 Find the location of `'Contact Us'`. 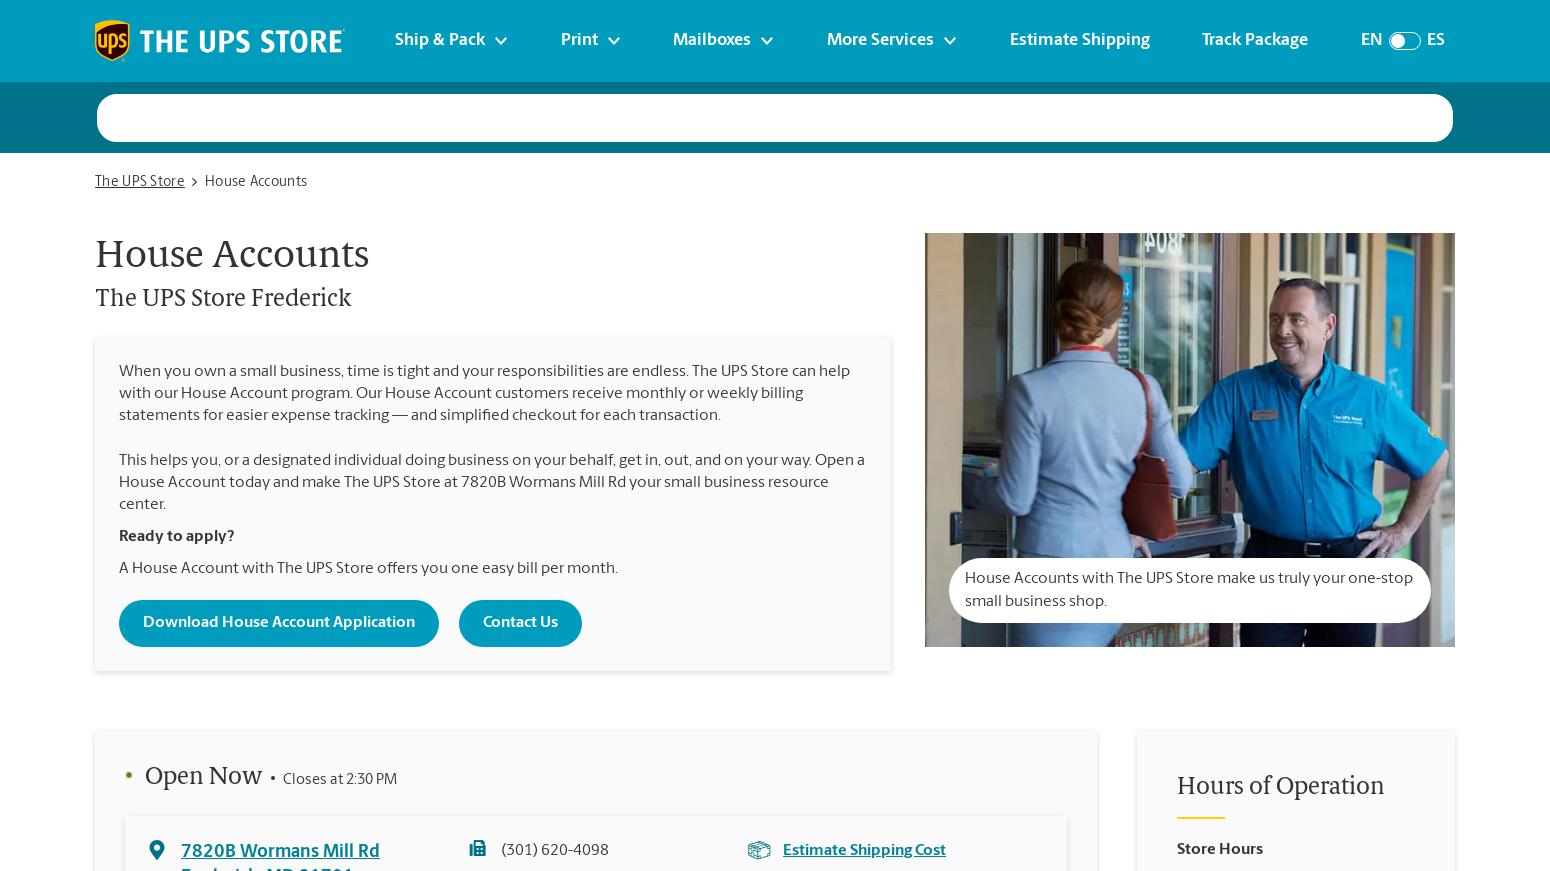

'Contact Us' is located at coordinates (519, 622).